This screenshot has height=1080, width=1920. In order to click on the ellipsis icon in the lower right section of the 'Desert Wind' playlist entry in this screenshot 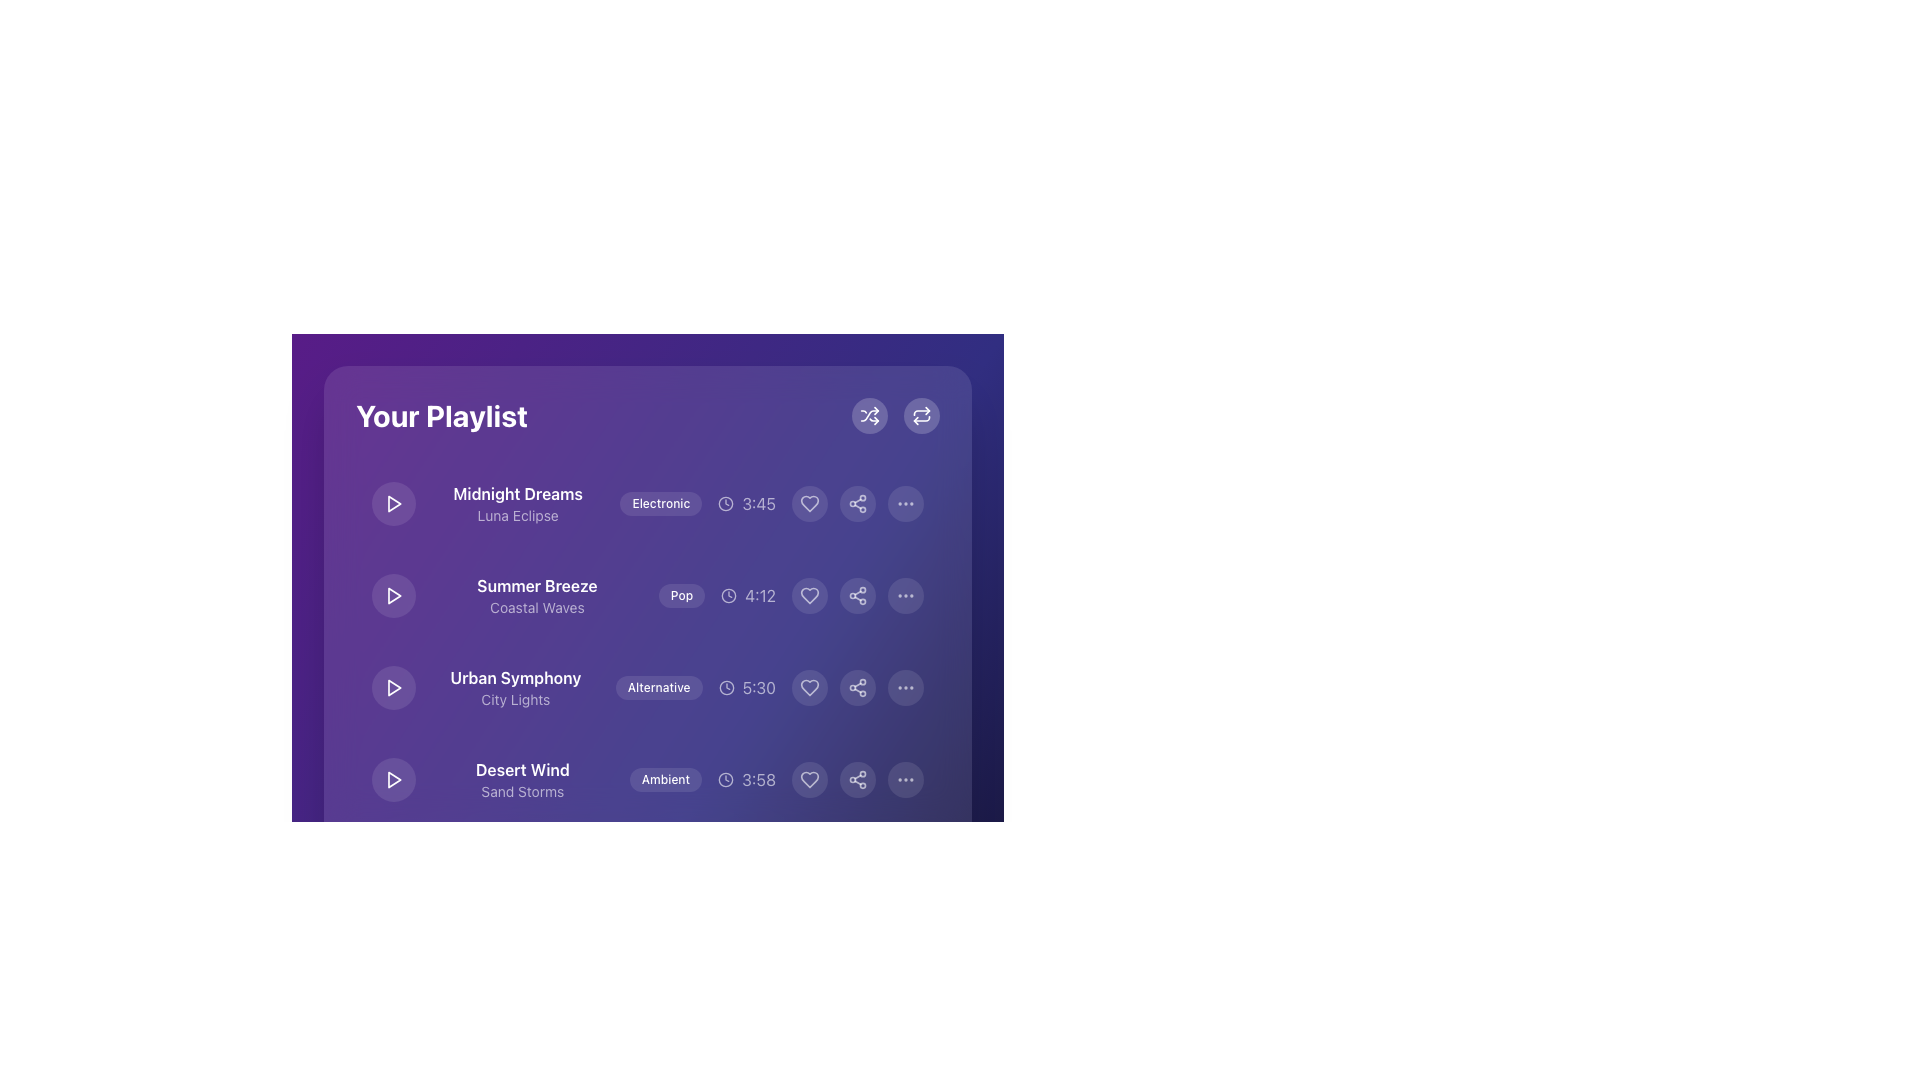, I will do `click(905, 778)`.